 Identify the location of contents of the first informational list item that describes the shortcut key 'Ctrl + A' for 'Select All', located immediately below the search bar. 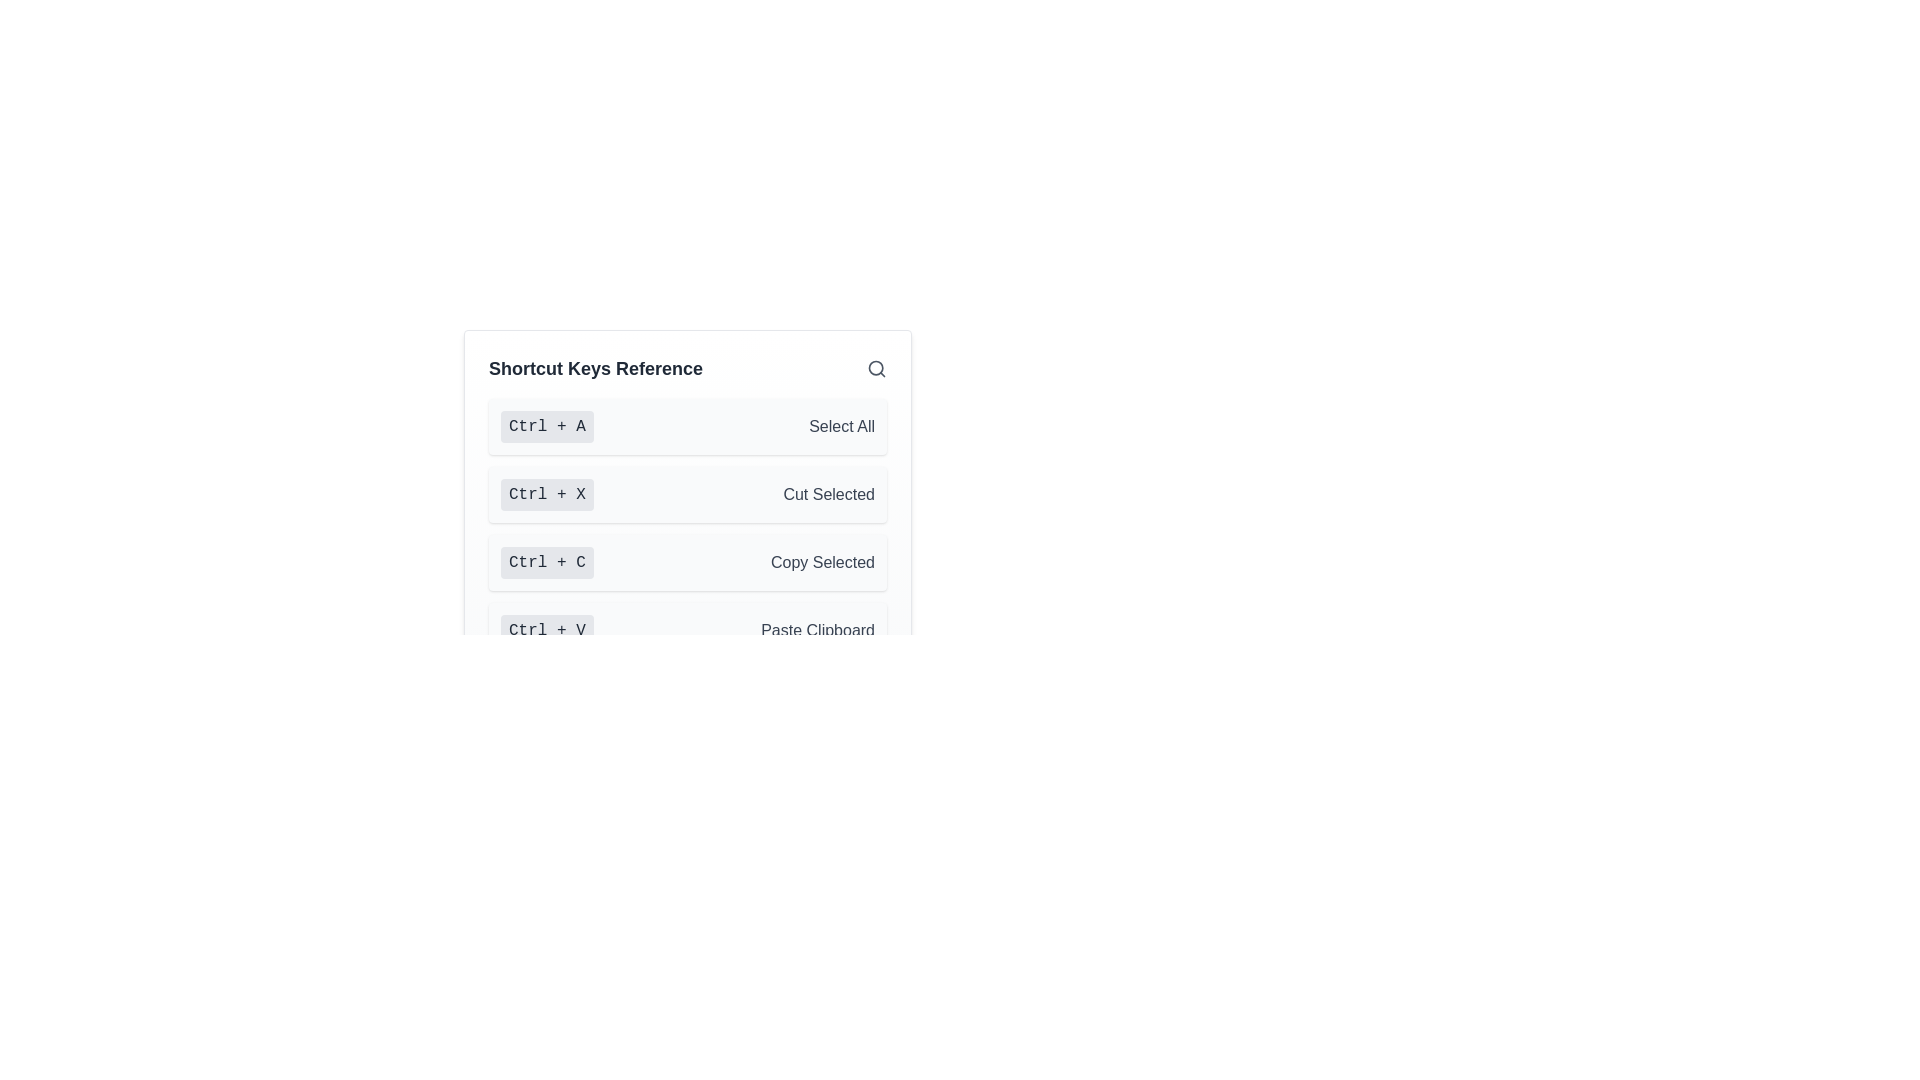
(687, 426).